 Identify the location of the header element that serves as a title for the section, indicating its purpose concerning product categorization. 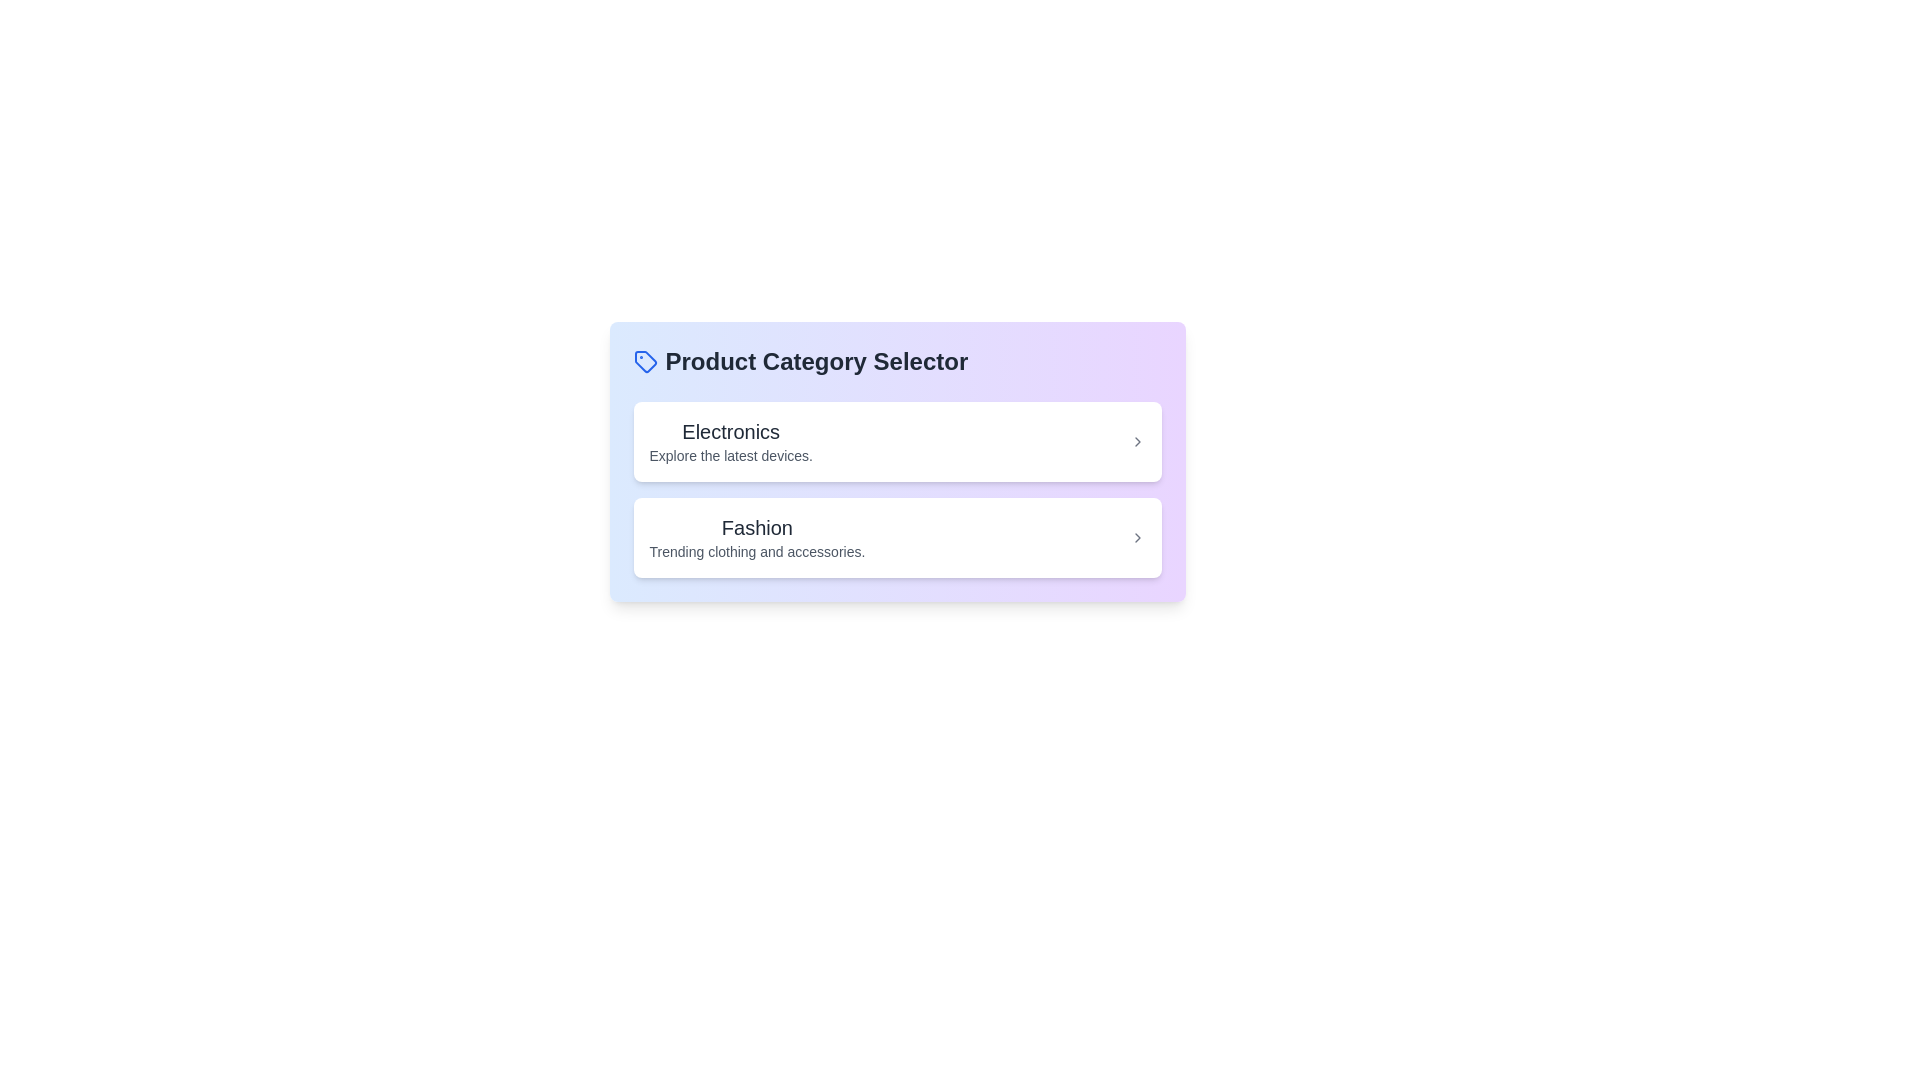
(896, 362).